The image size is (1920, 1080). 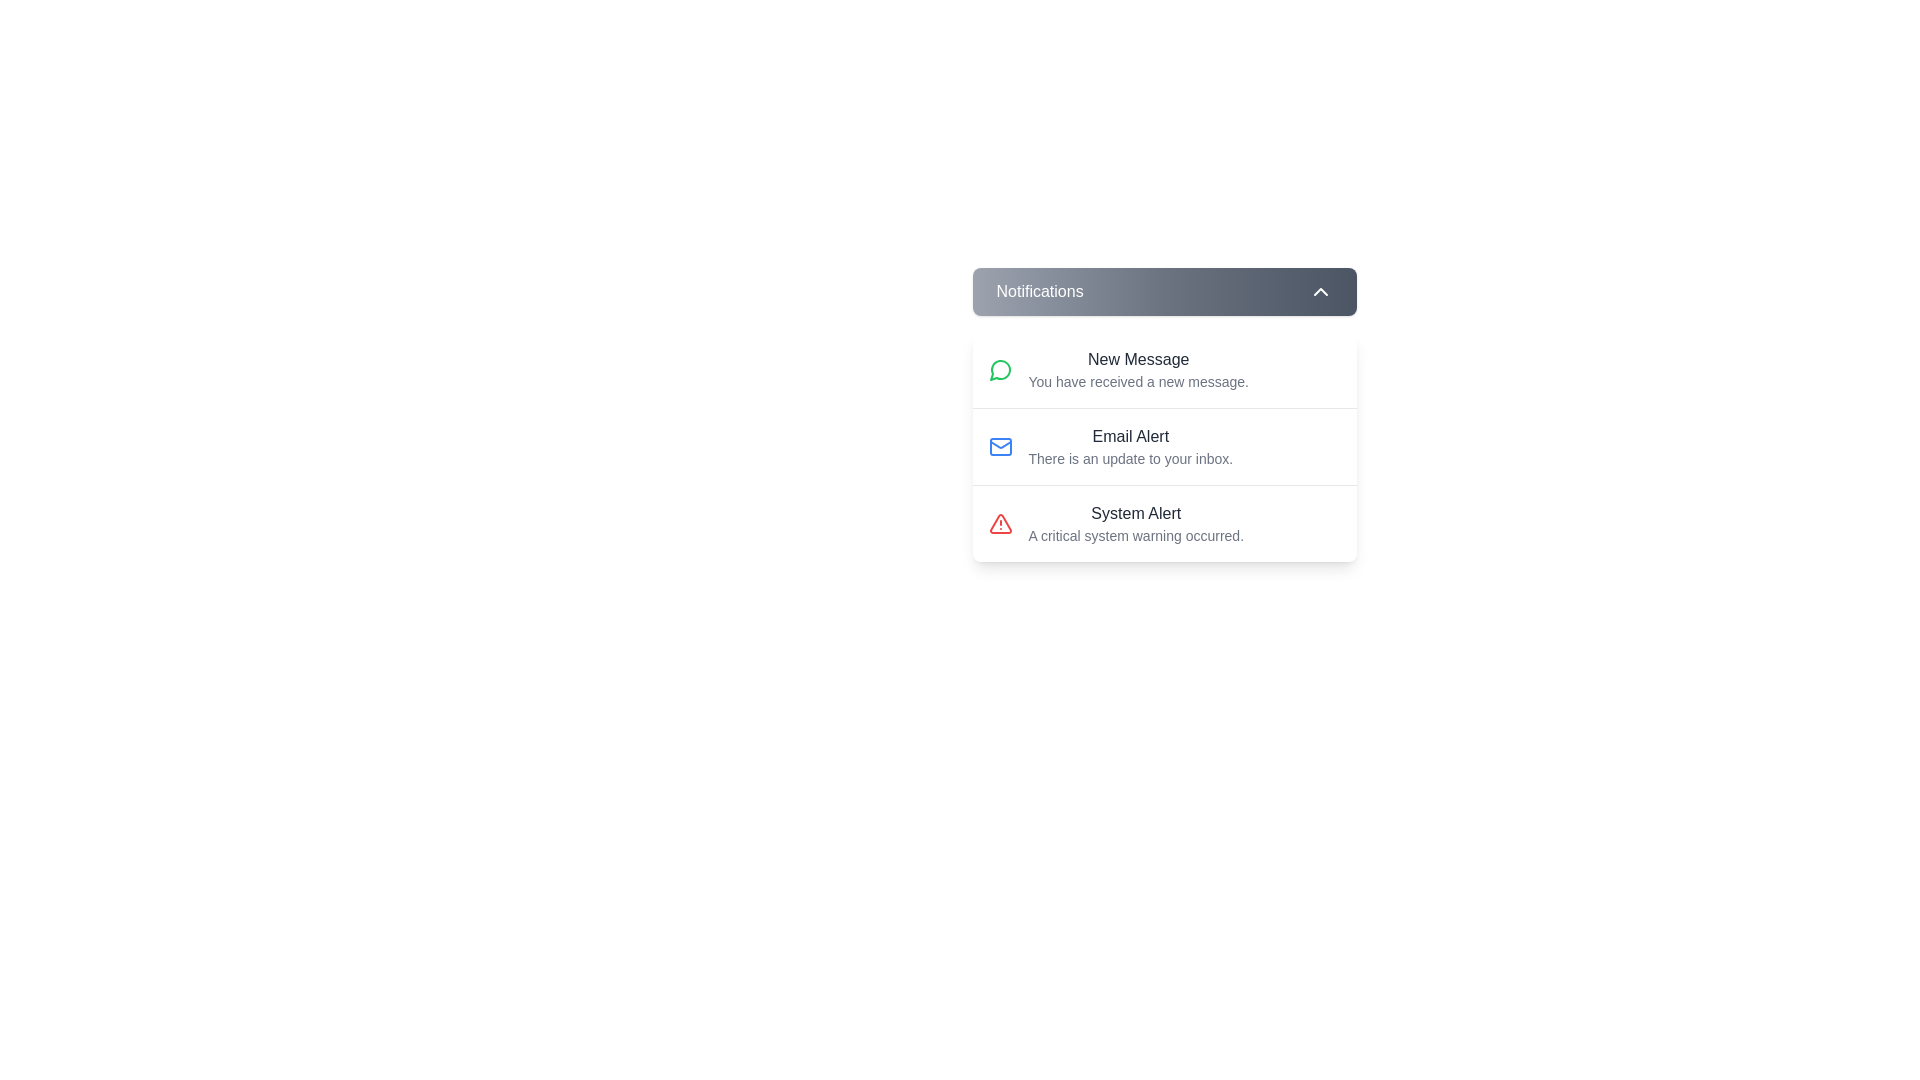 What do you see at coordinates (1130, 435) in the screenshot?
I see `the Text label that identifies email alerts in the Notifications section, positioned above the message content 'There is an update to your inbox.'` at bounding box center [1130, 435].